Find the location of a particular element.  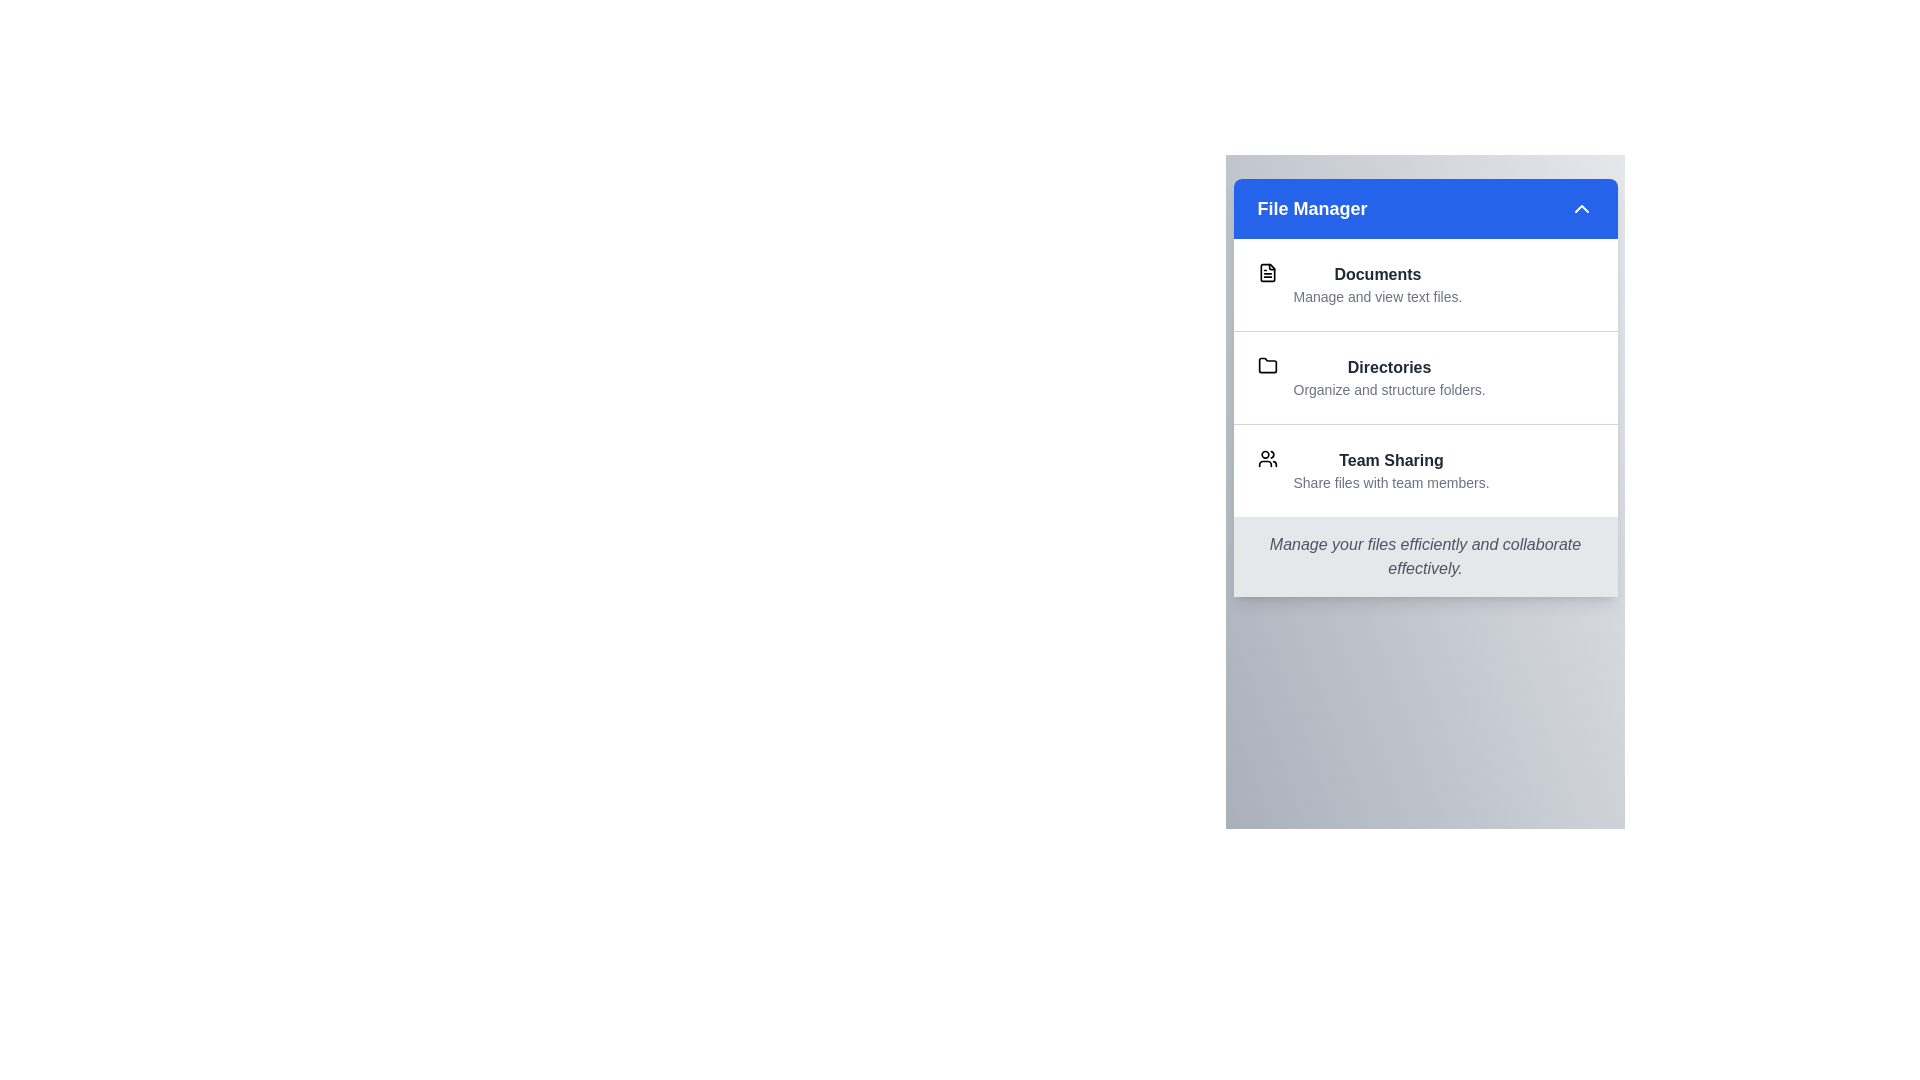

the item labeled 'Documents' to highlight it is located at coordinates (1424, 285).